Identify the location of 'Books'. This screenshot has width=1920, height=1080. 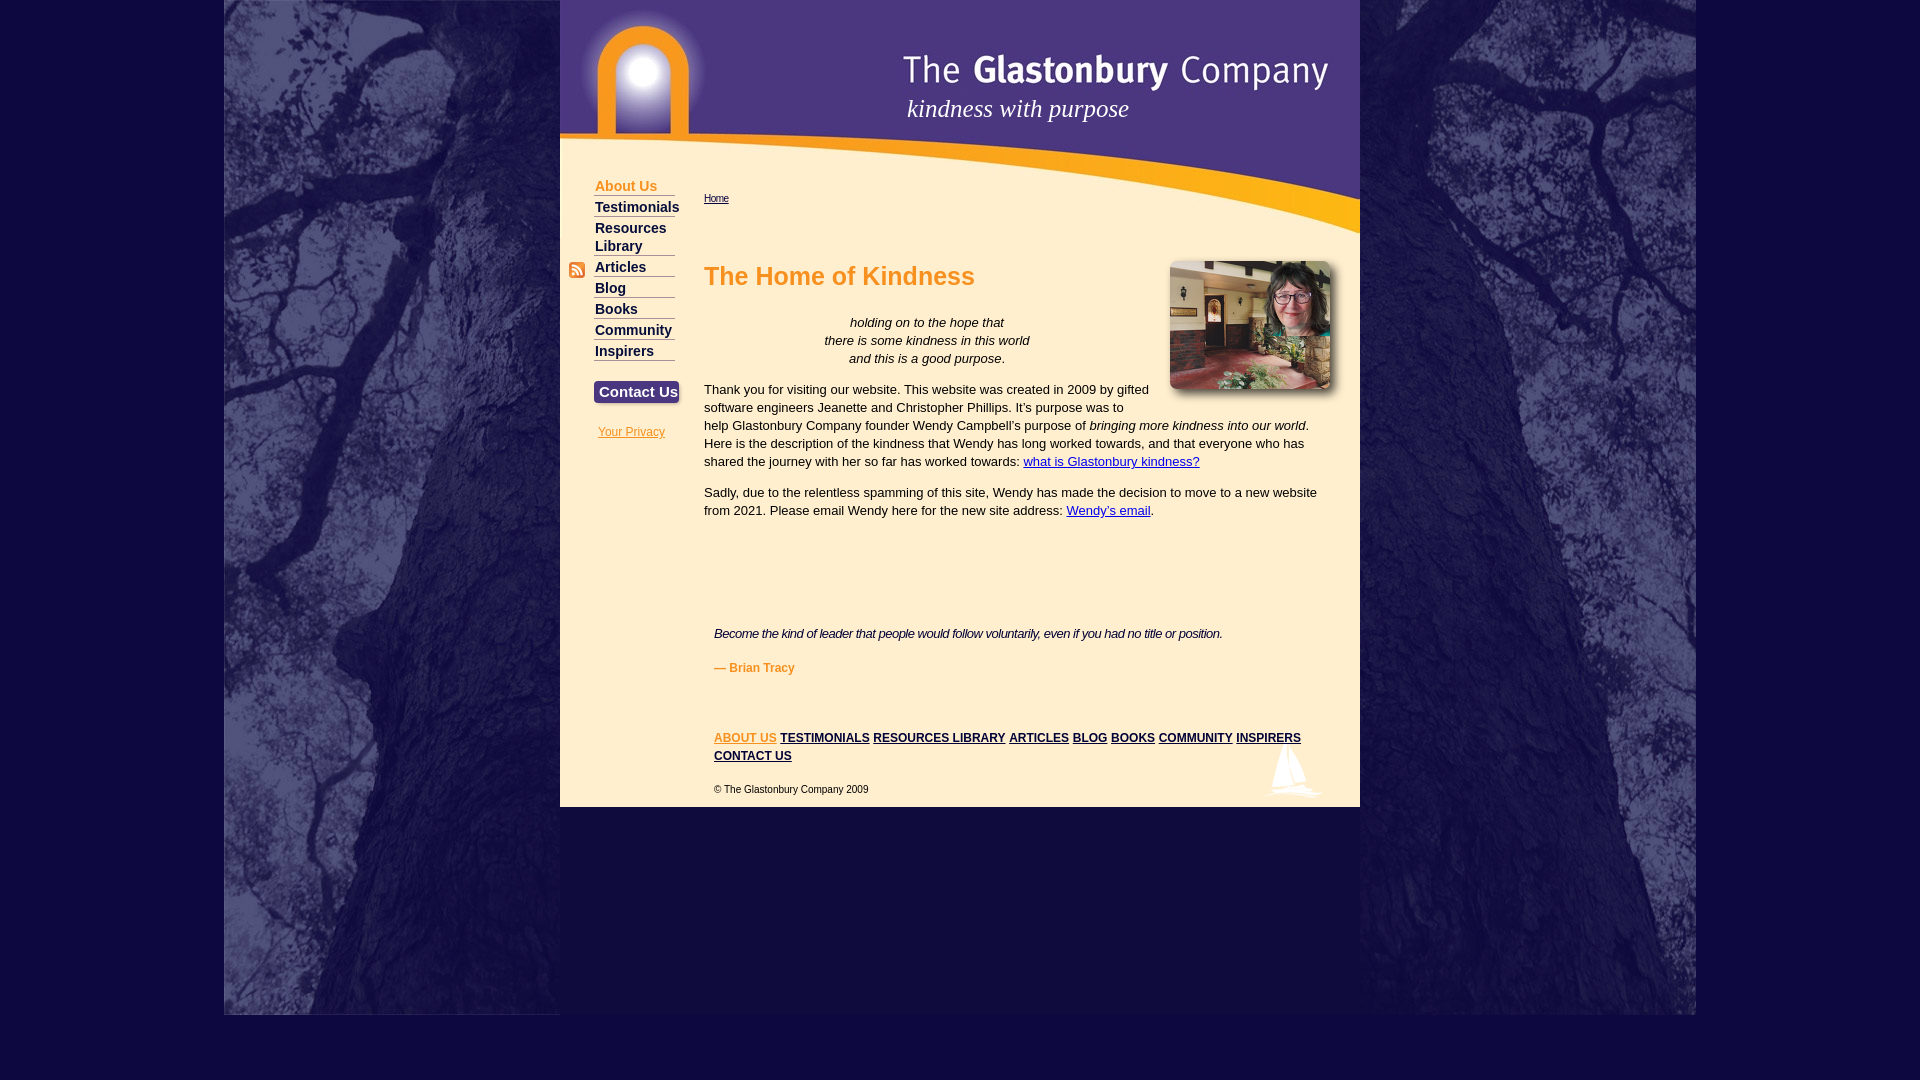
(633, 308).